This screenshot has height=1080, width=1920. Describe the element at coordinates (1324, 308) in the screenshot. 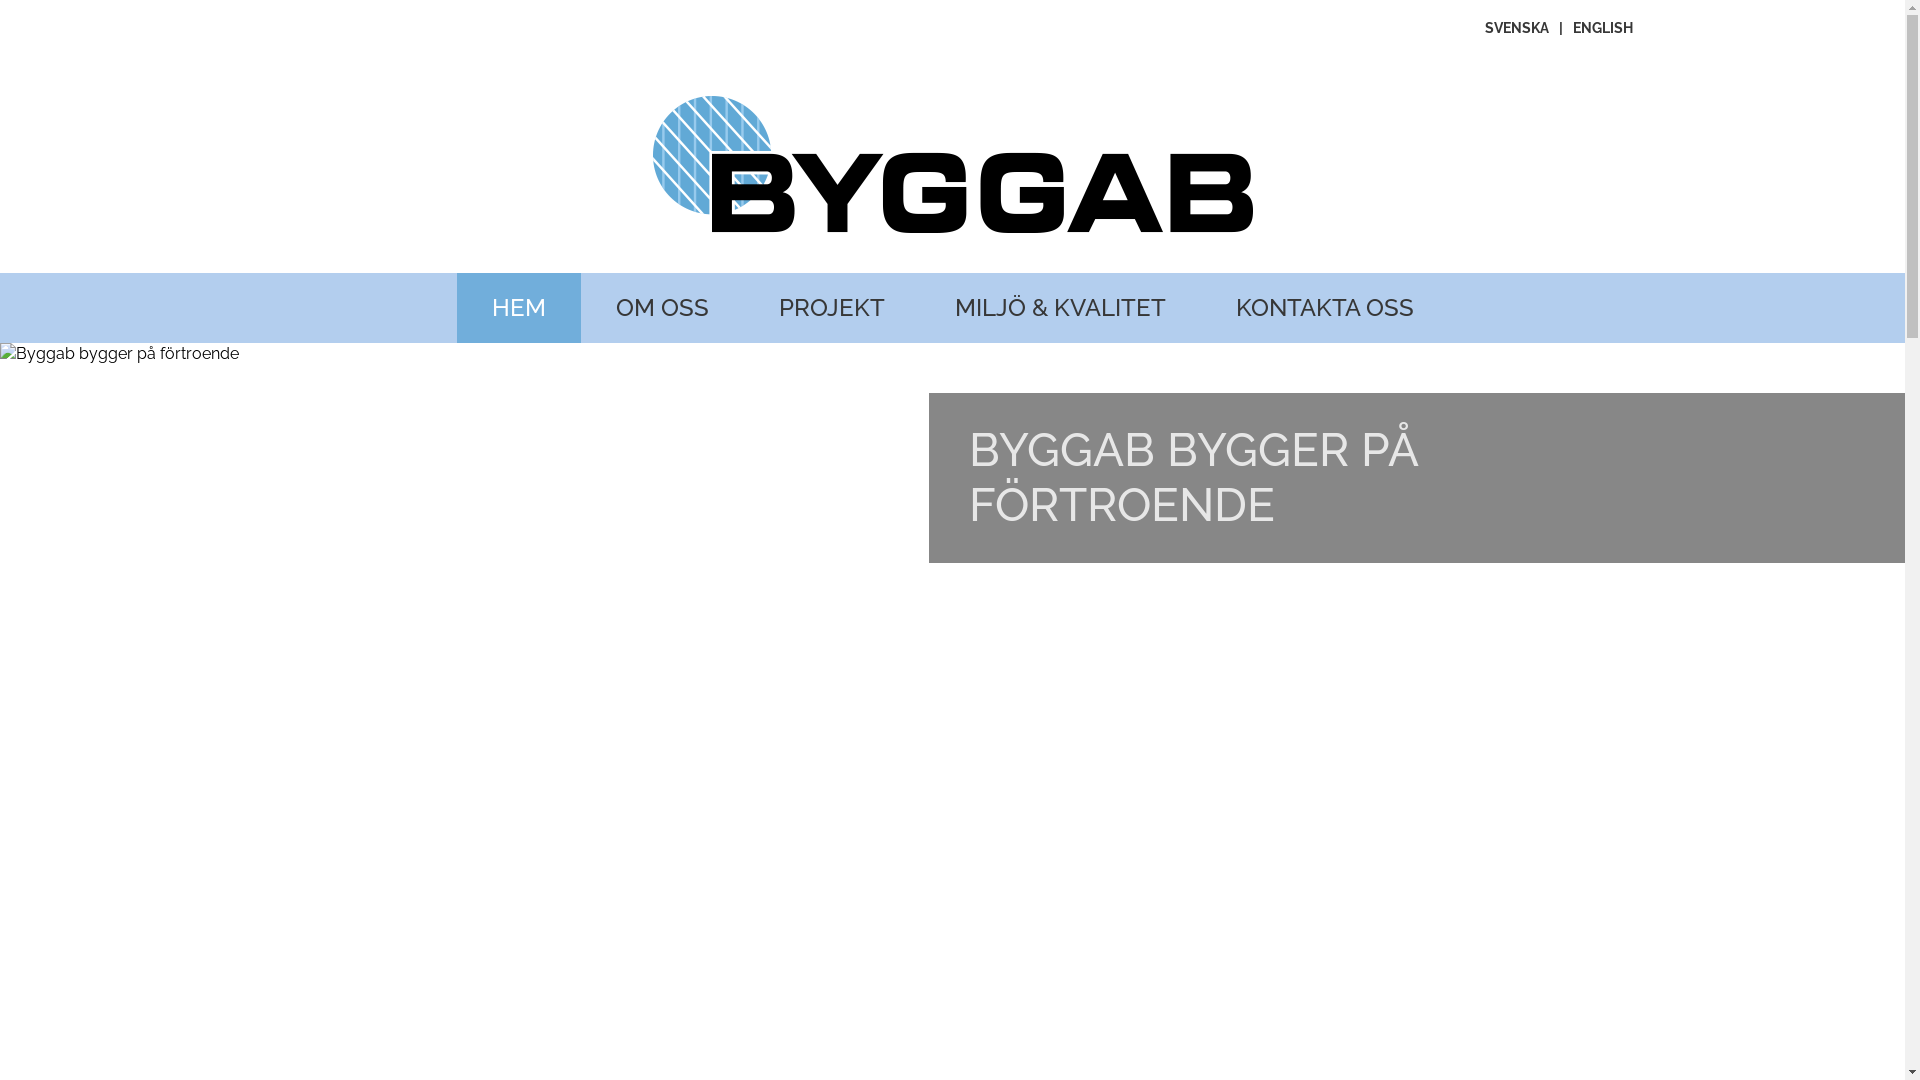

I see `'KONTAKTA OSS'` at that location.